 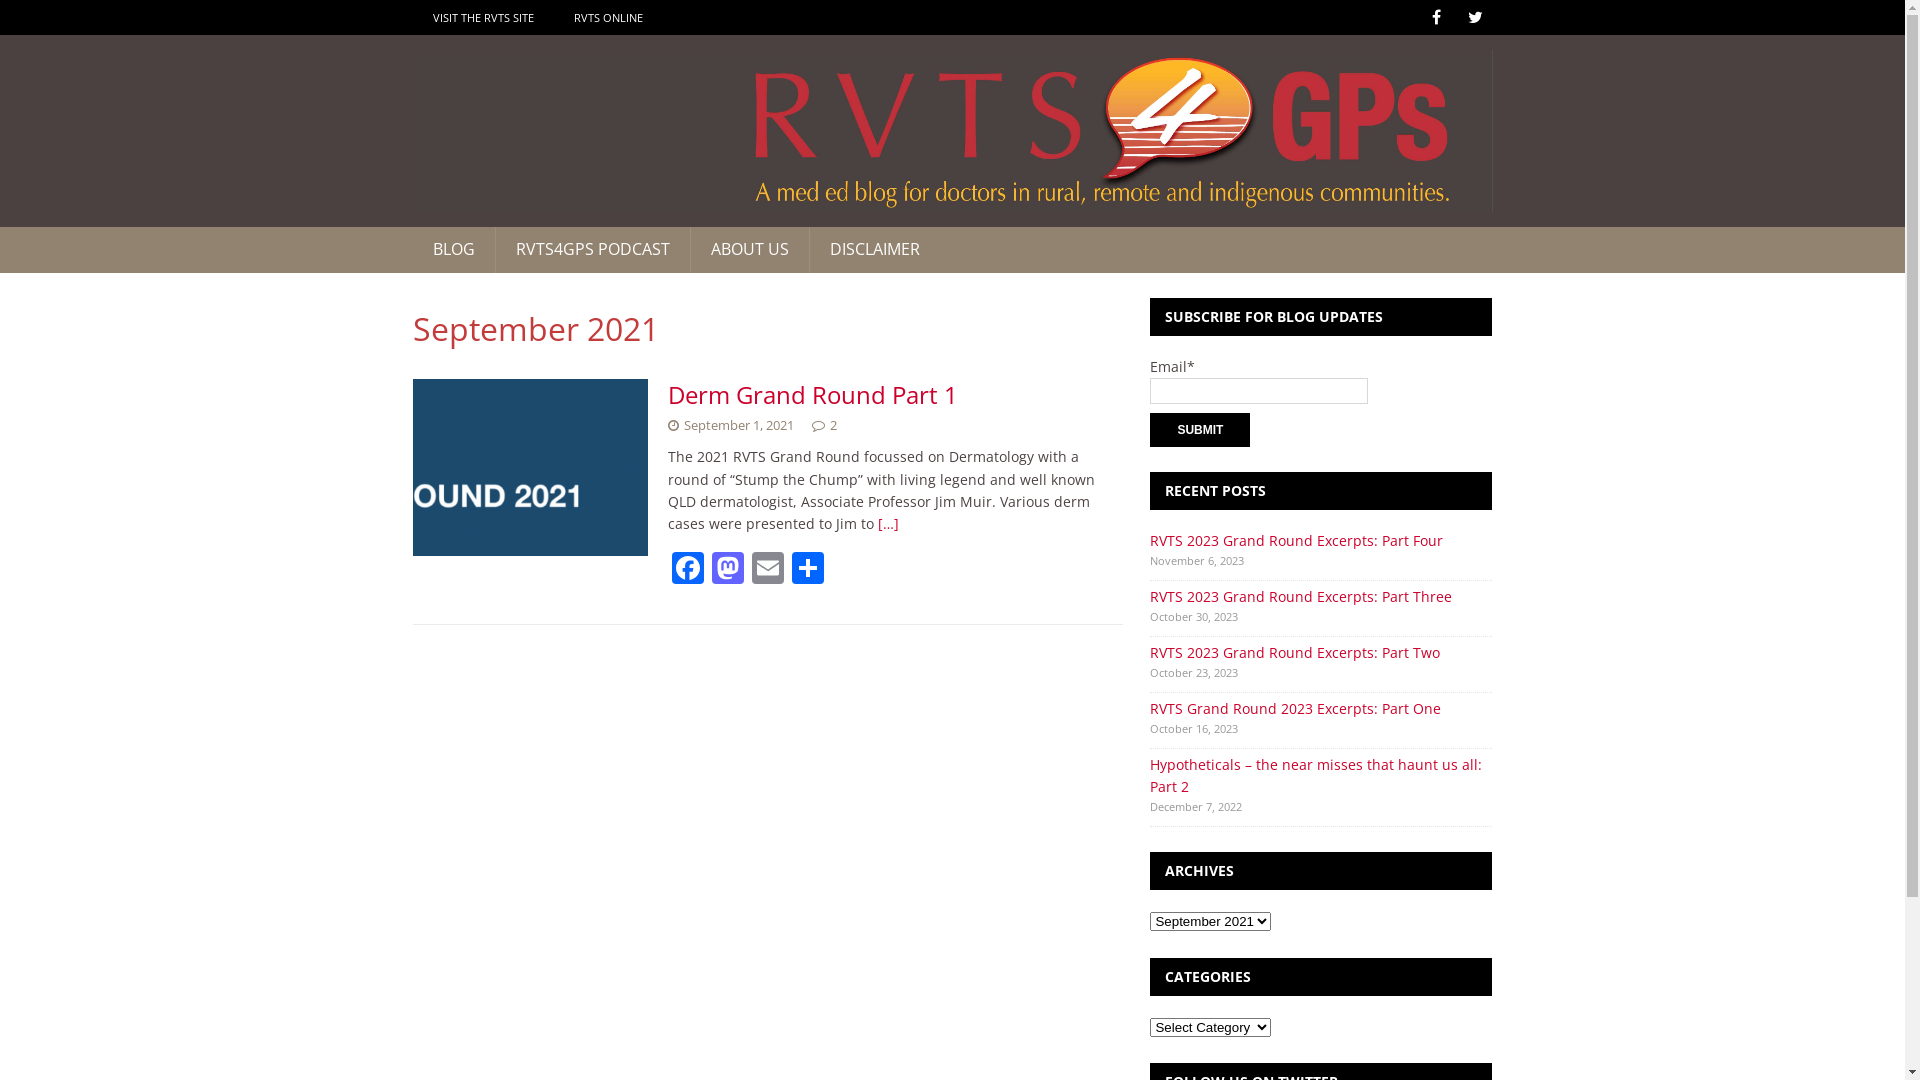 What do you see at coordinates (807, 570) in the screenshot?
I see `'Share'` at bounding box center [807, 570].